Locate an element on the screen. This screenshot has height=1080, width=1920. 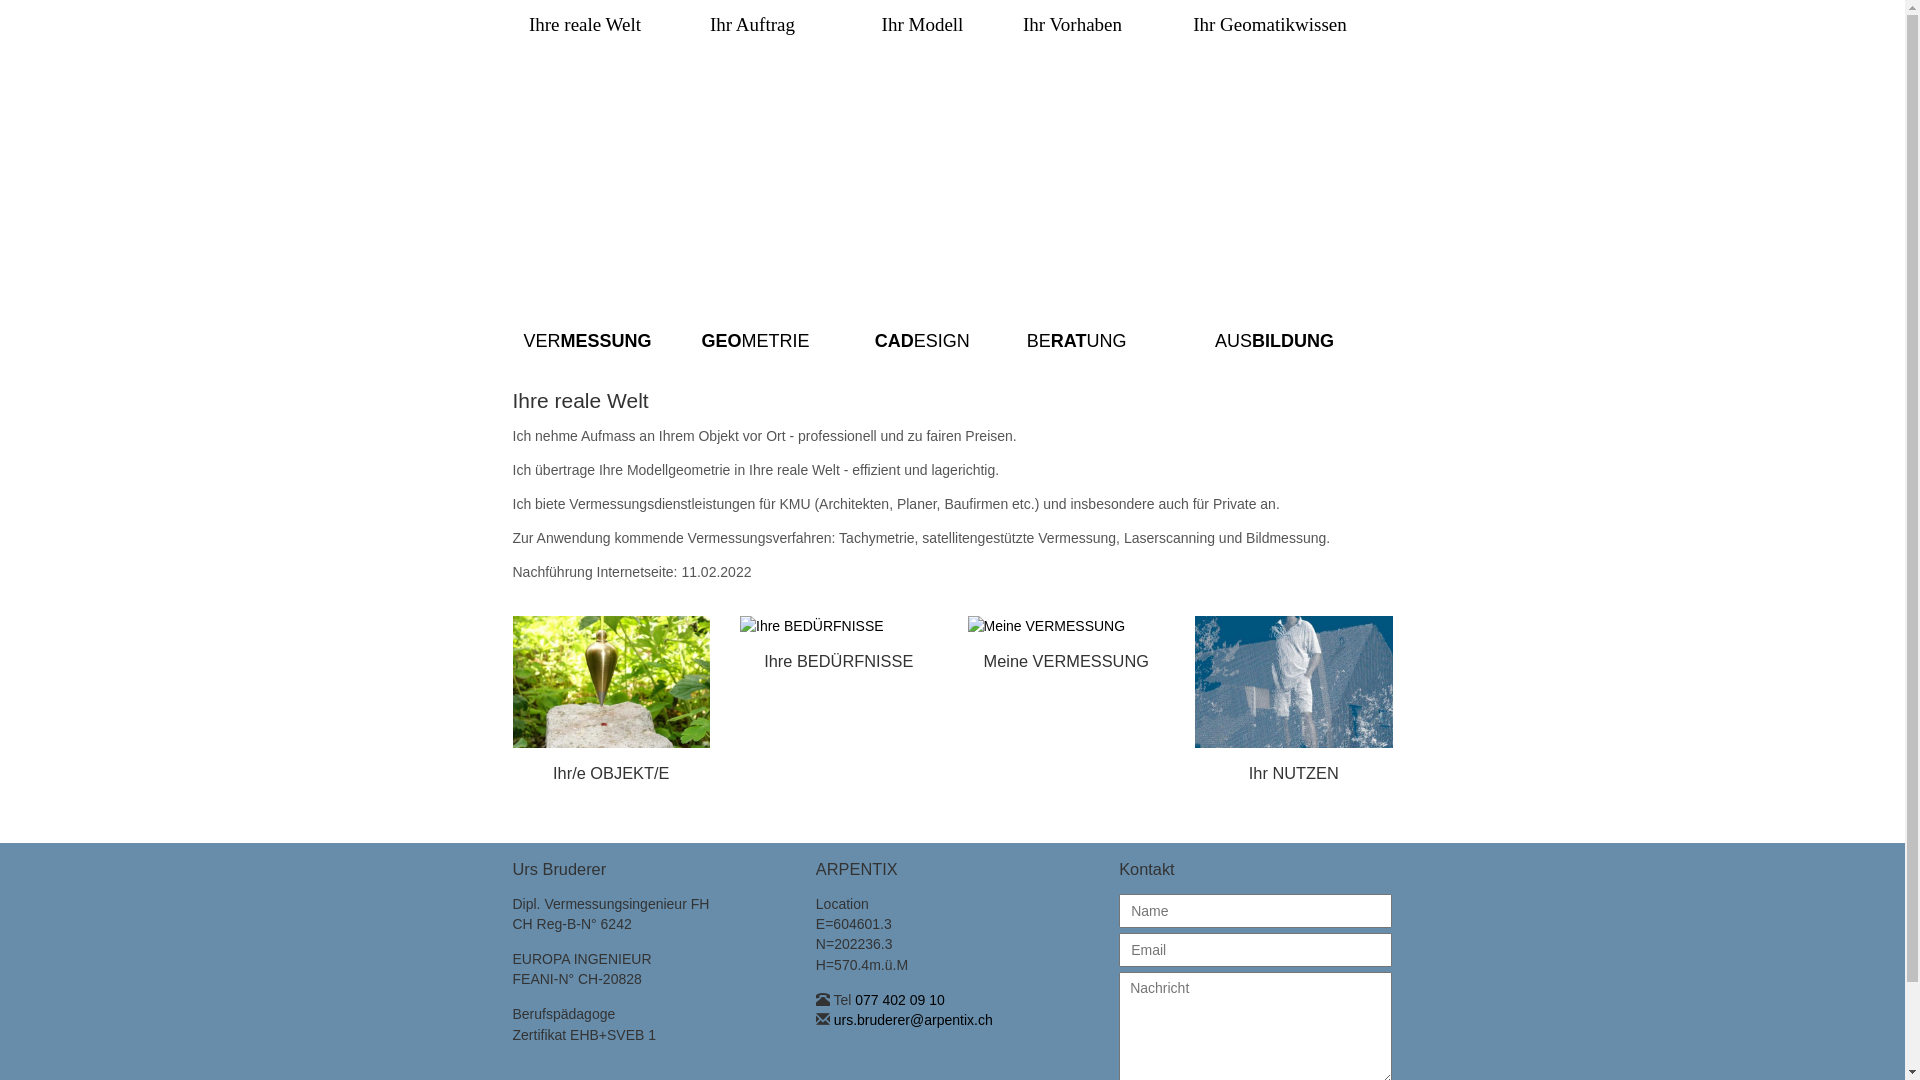
'urs.bruderer@arpentix.ch' is located at coordinates (834, 1019).